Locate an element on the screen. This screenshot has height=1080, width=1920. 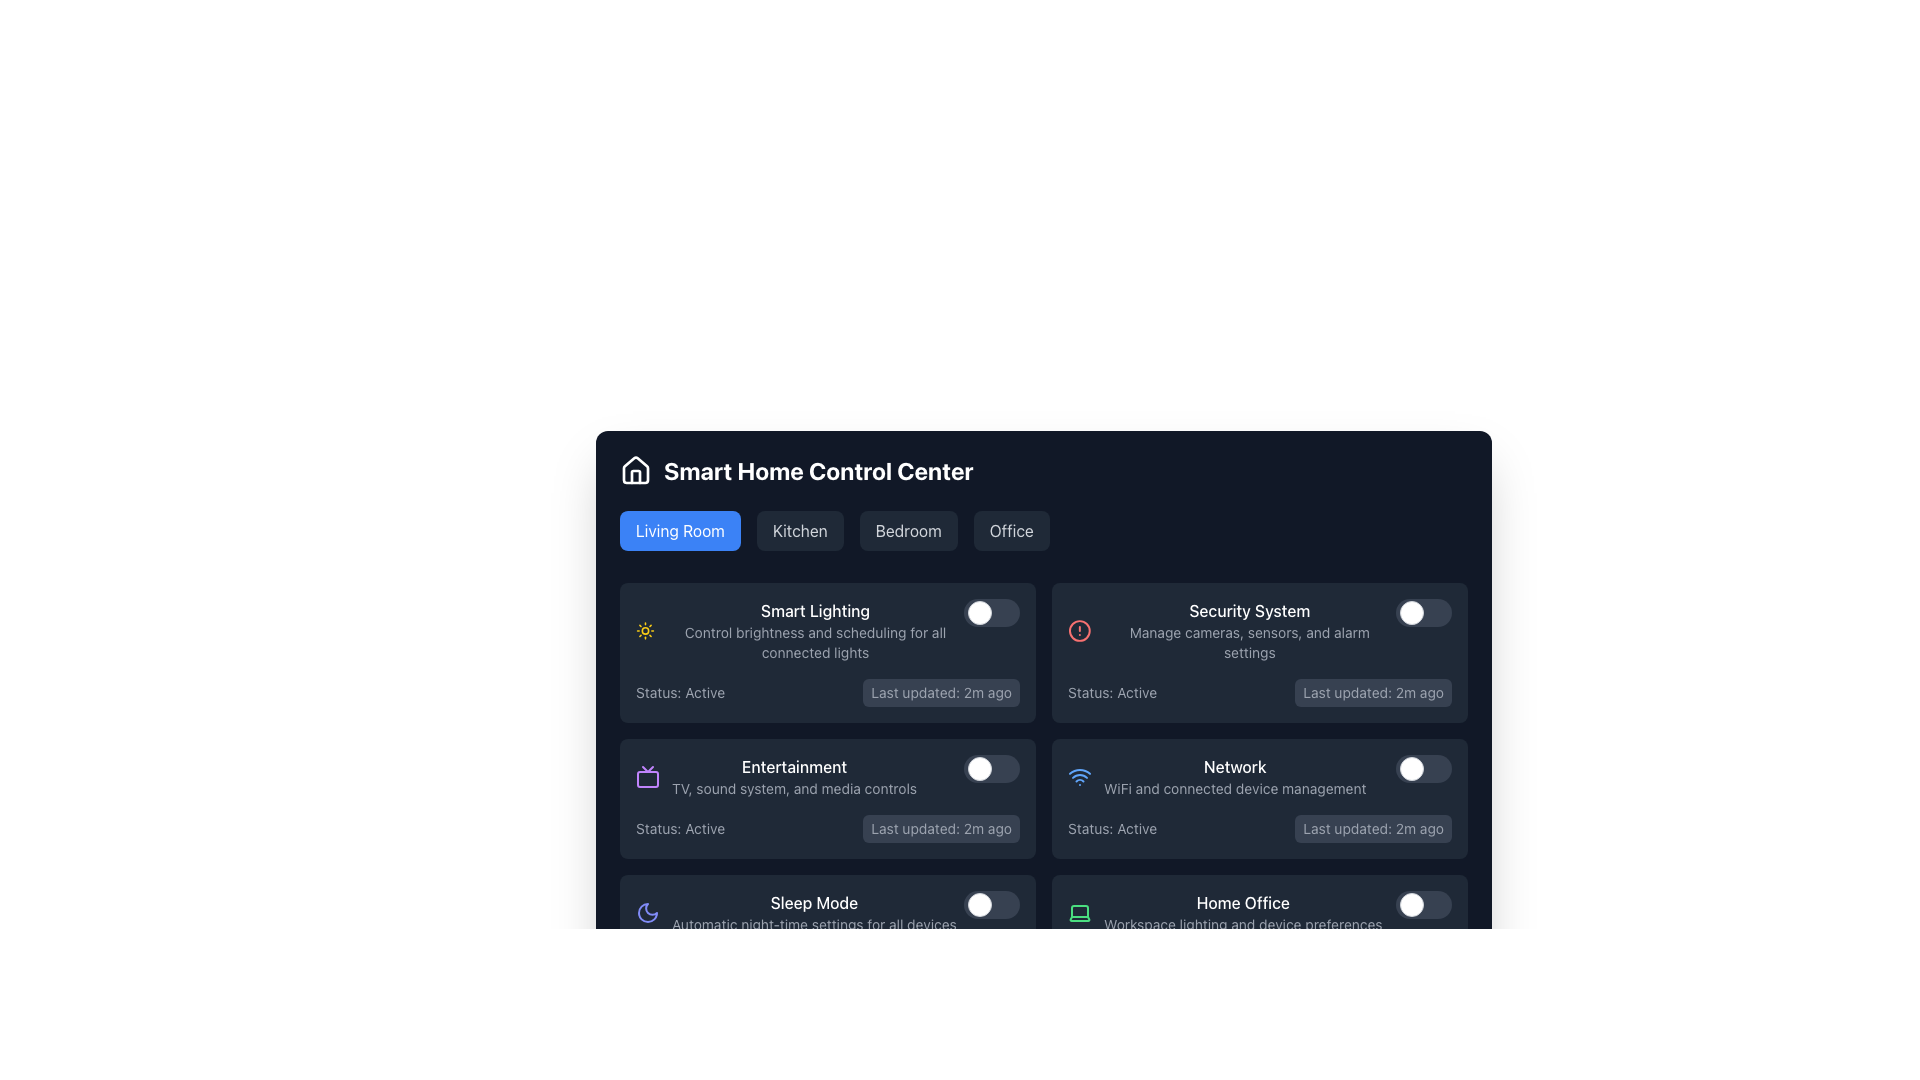
the house icon, which features white outlines against a dark background, located to the left of the 'Smart Home Control Center' title in the header section is located at coordinates (634, 470).